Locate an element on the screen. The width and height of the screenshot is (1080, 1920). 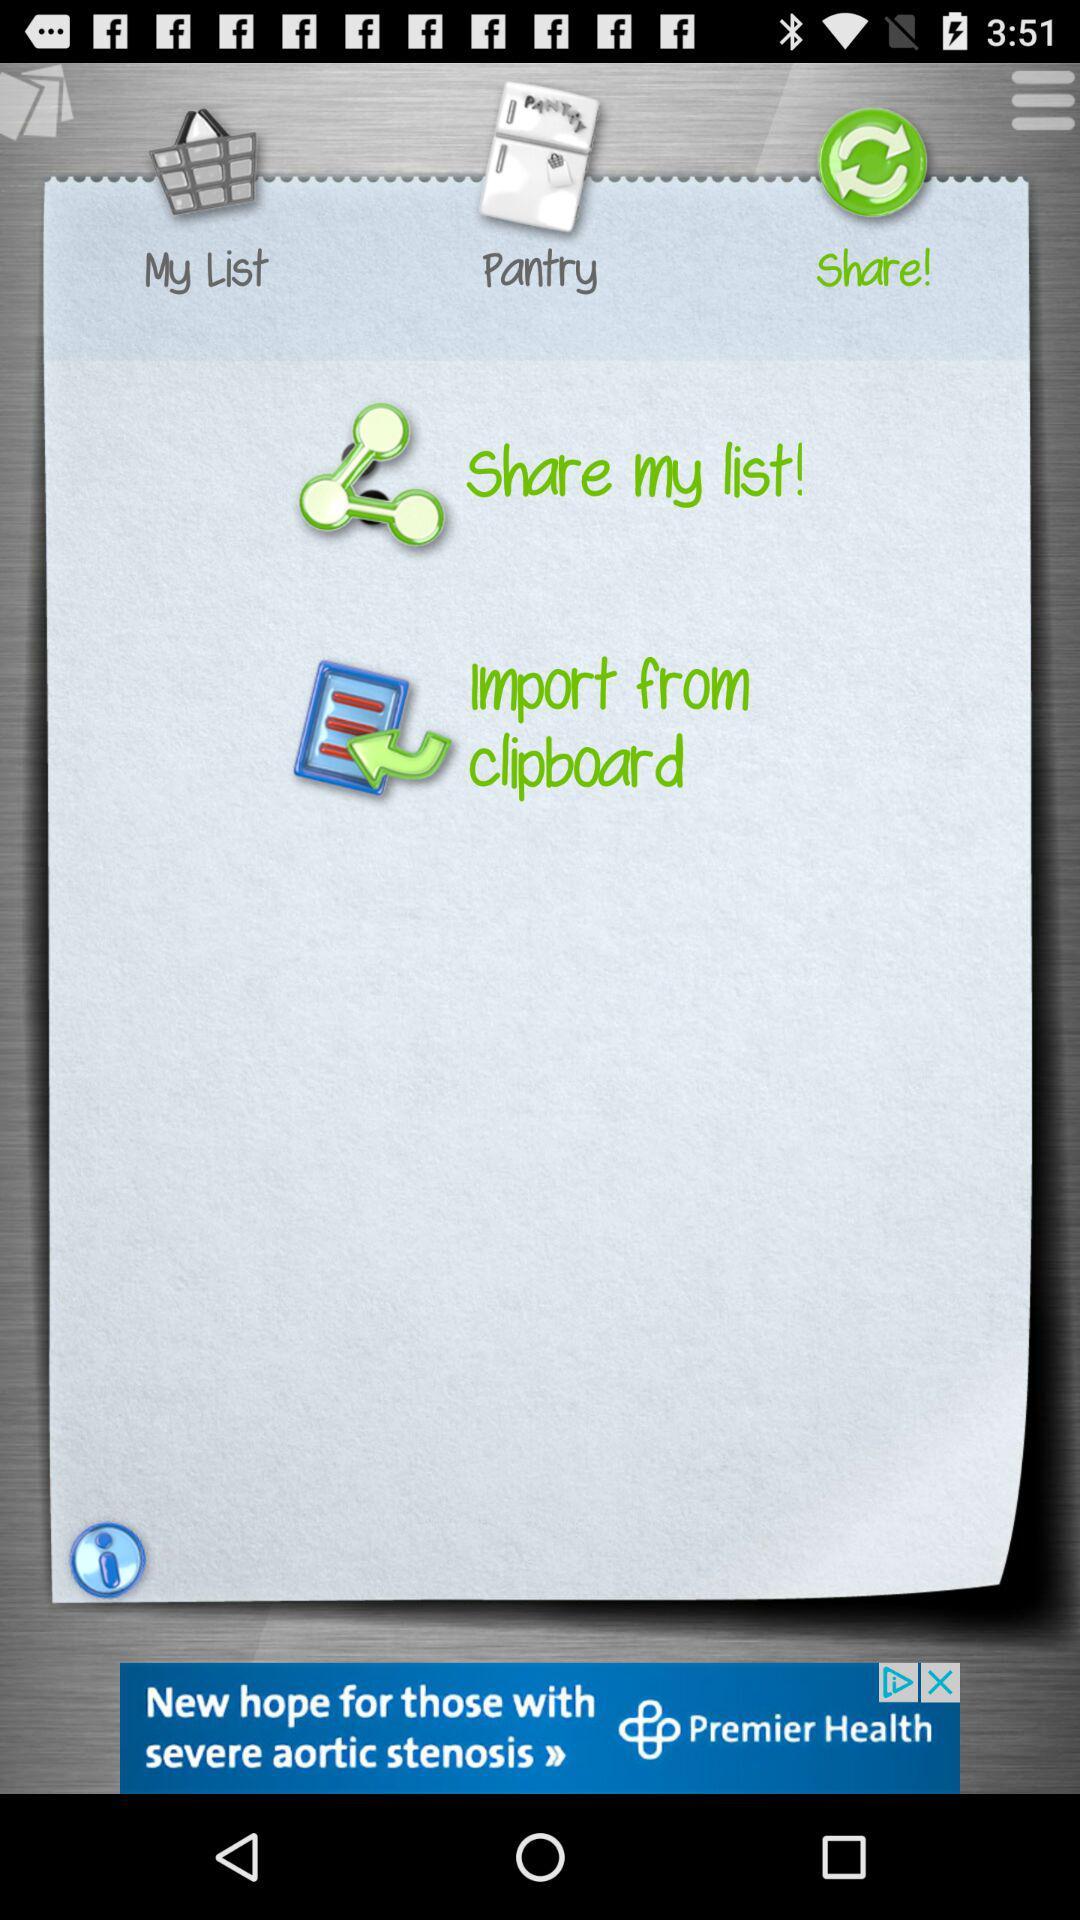
share your list is located at coordinates (871, 165).